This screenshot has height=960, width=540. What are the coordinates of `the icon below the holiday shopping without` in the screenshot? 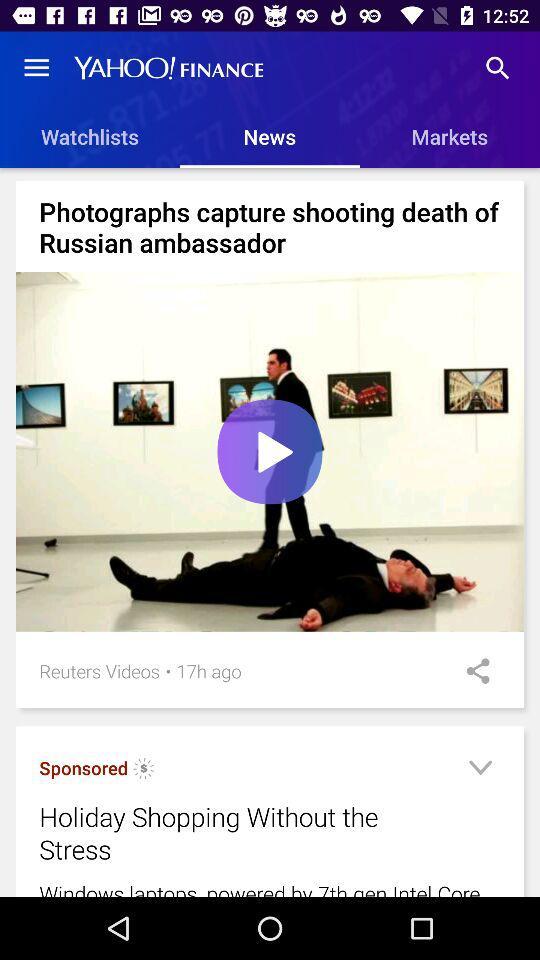 It's located at (270, 887).